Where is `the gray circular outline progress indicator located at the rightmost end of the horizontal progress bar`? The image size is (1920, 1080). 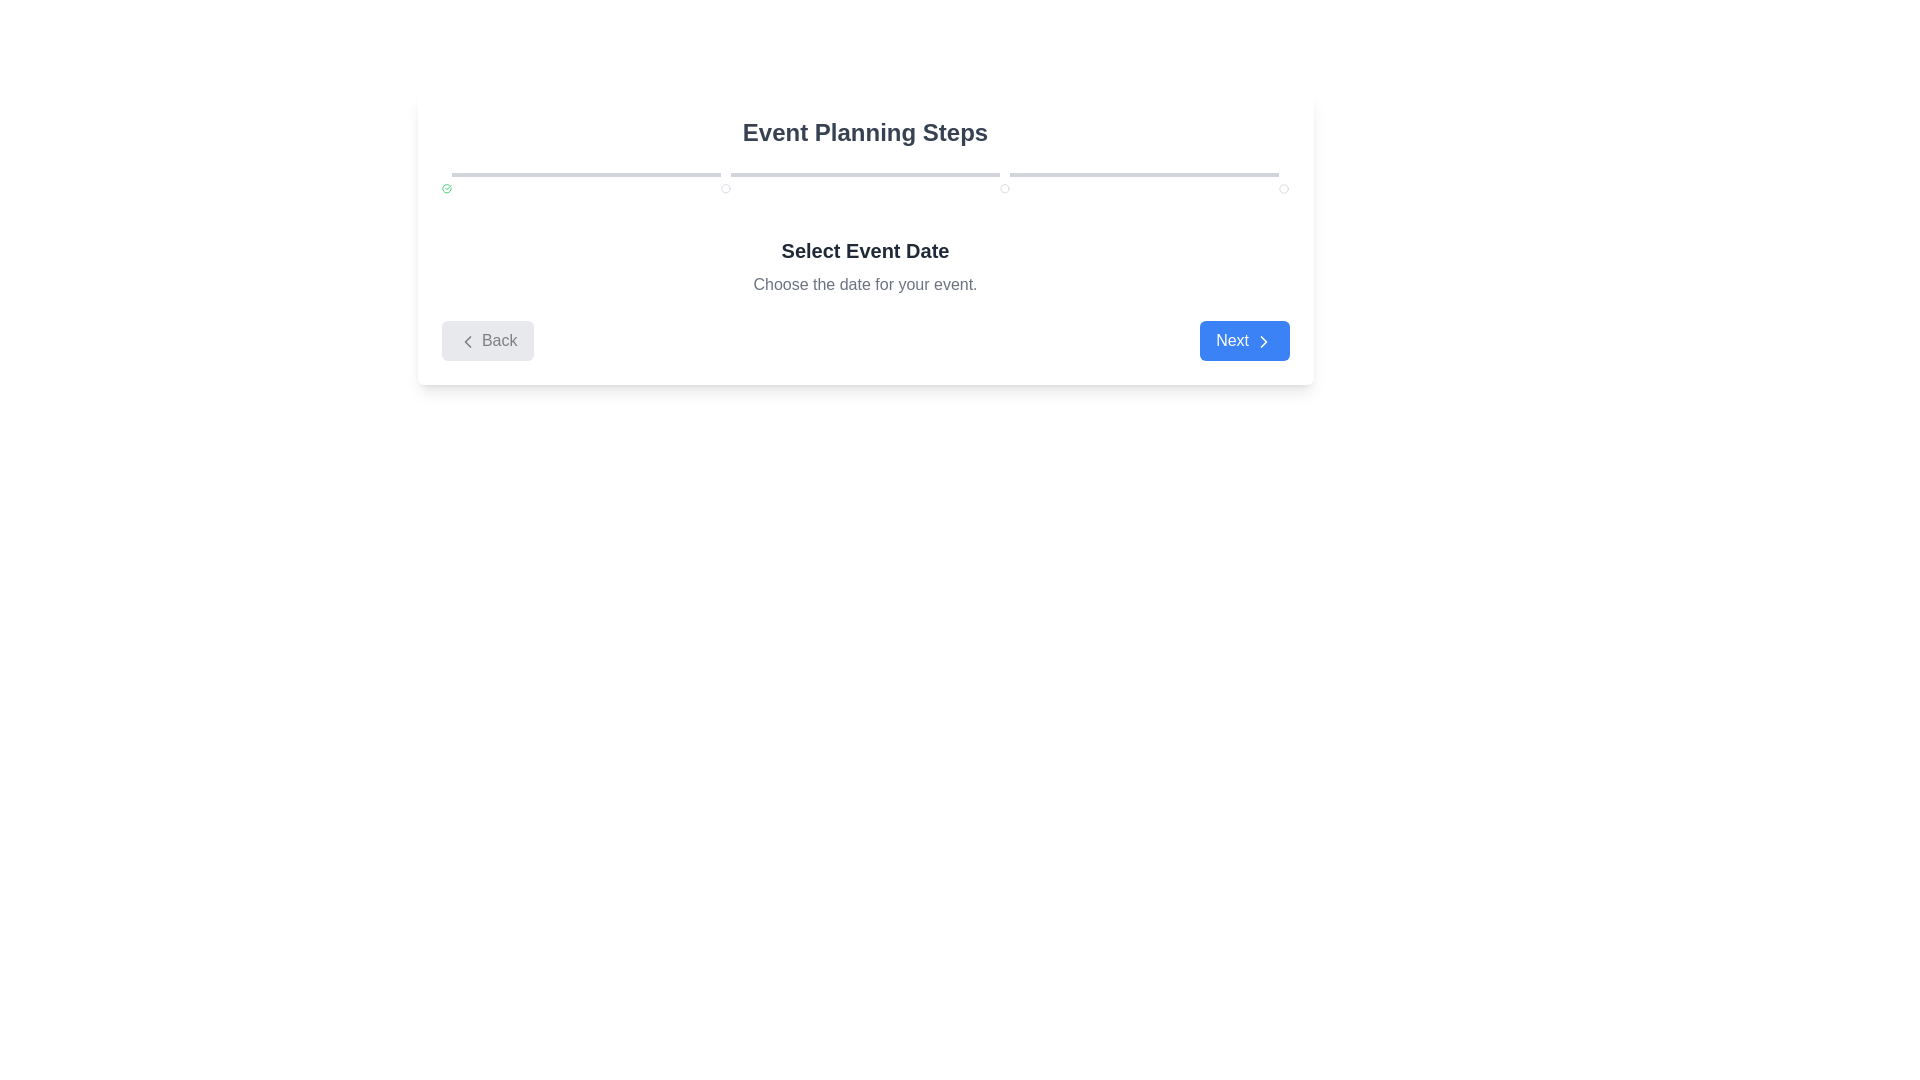
the gray circular outline progress indicator located at the rightmost end of the horizontal progress bar is located at coordinates (1284, 189).